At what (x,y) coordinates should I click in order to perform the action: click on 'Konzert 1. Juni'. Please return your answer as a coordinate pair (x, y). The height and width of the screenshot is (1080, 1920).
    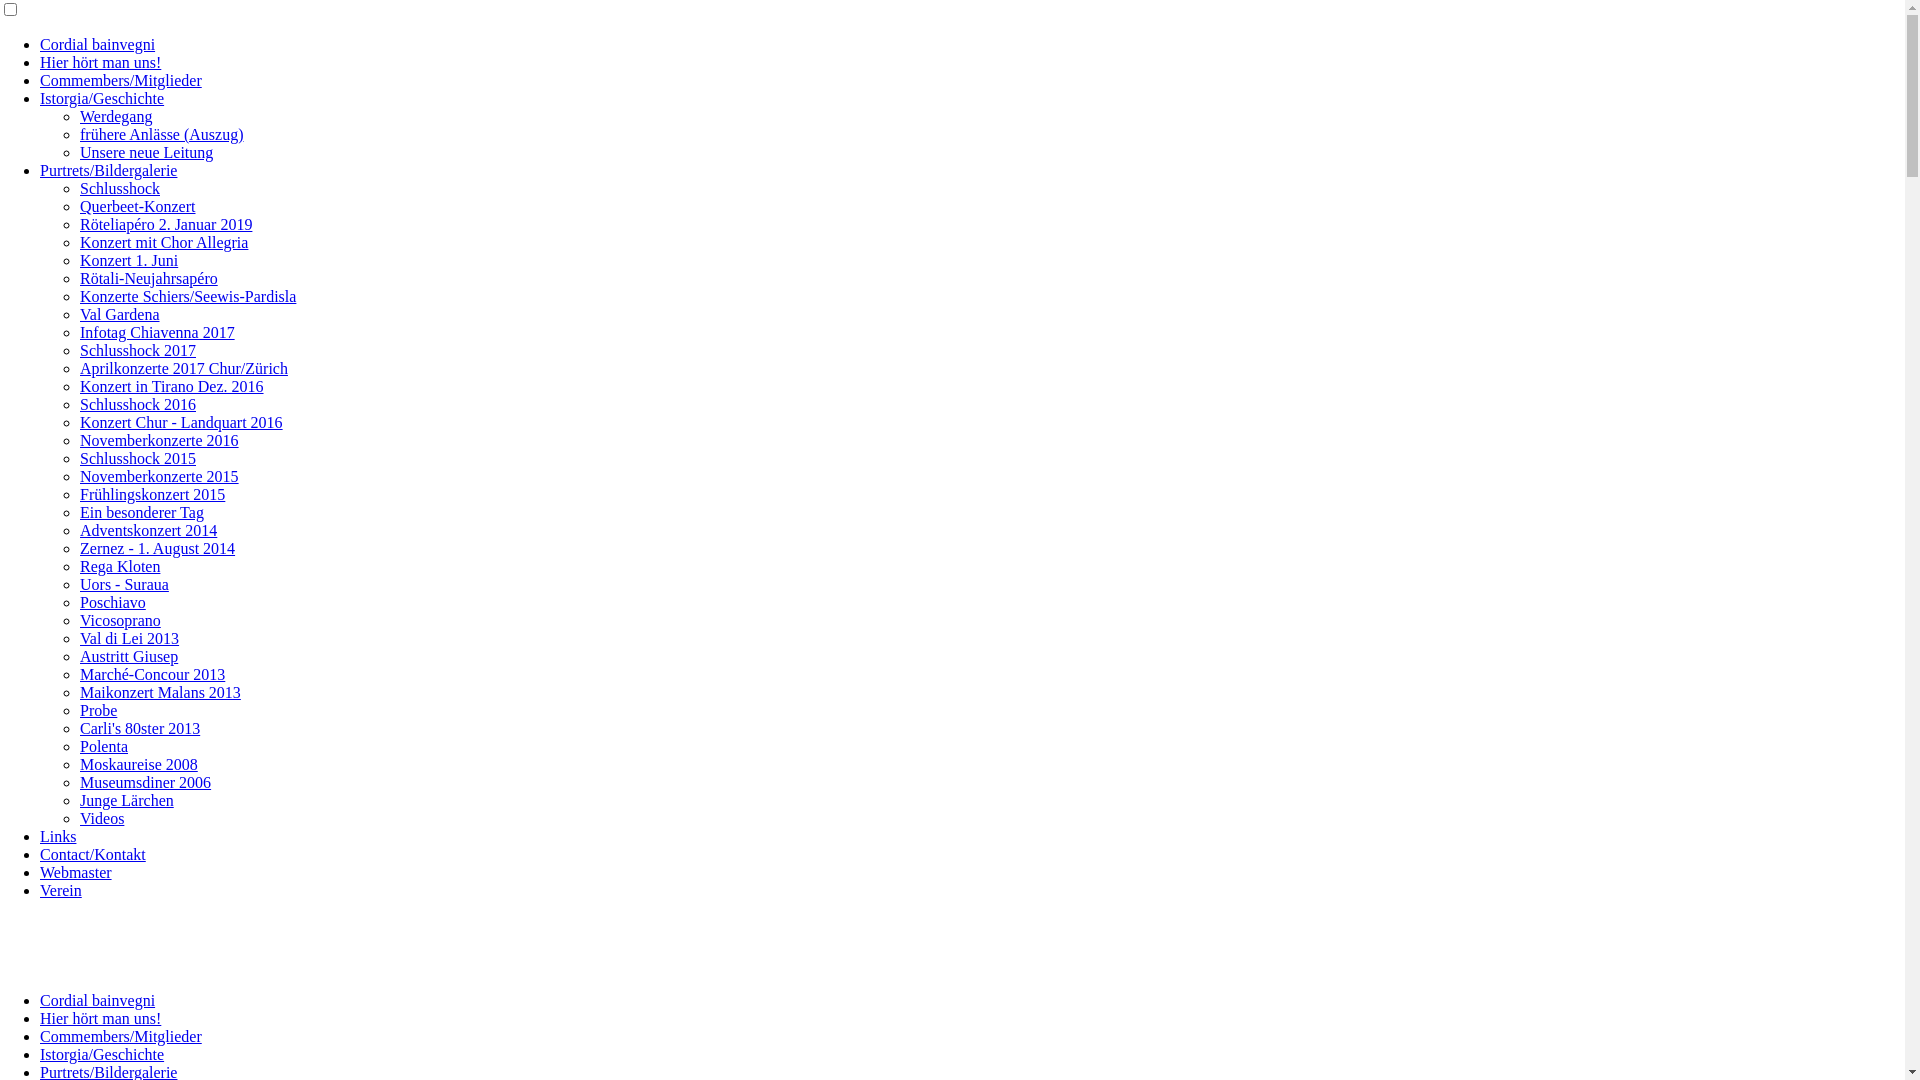
    Looking at the image, I should click on (128, 259).